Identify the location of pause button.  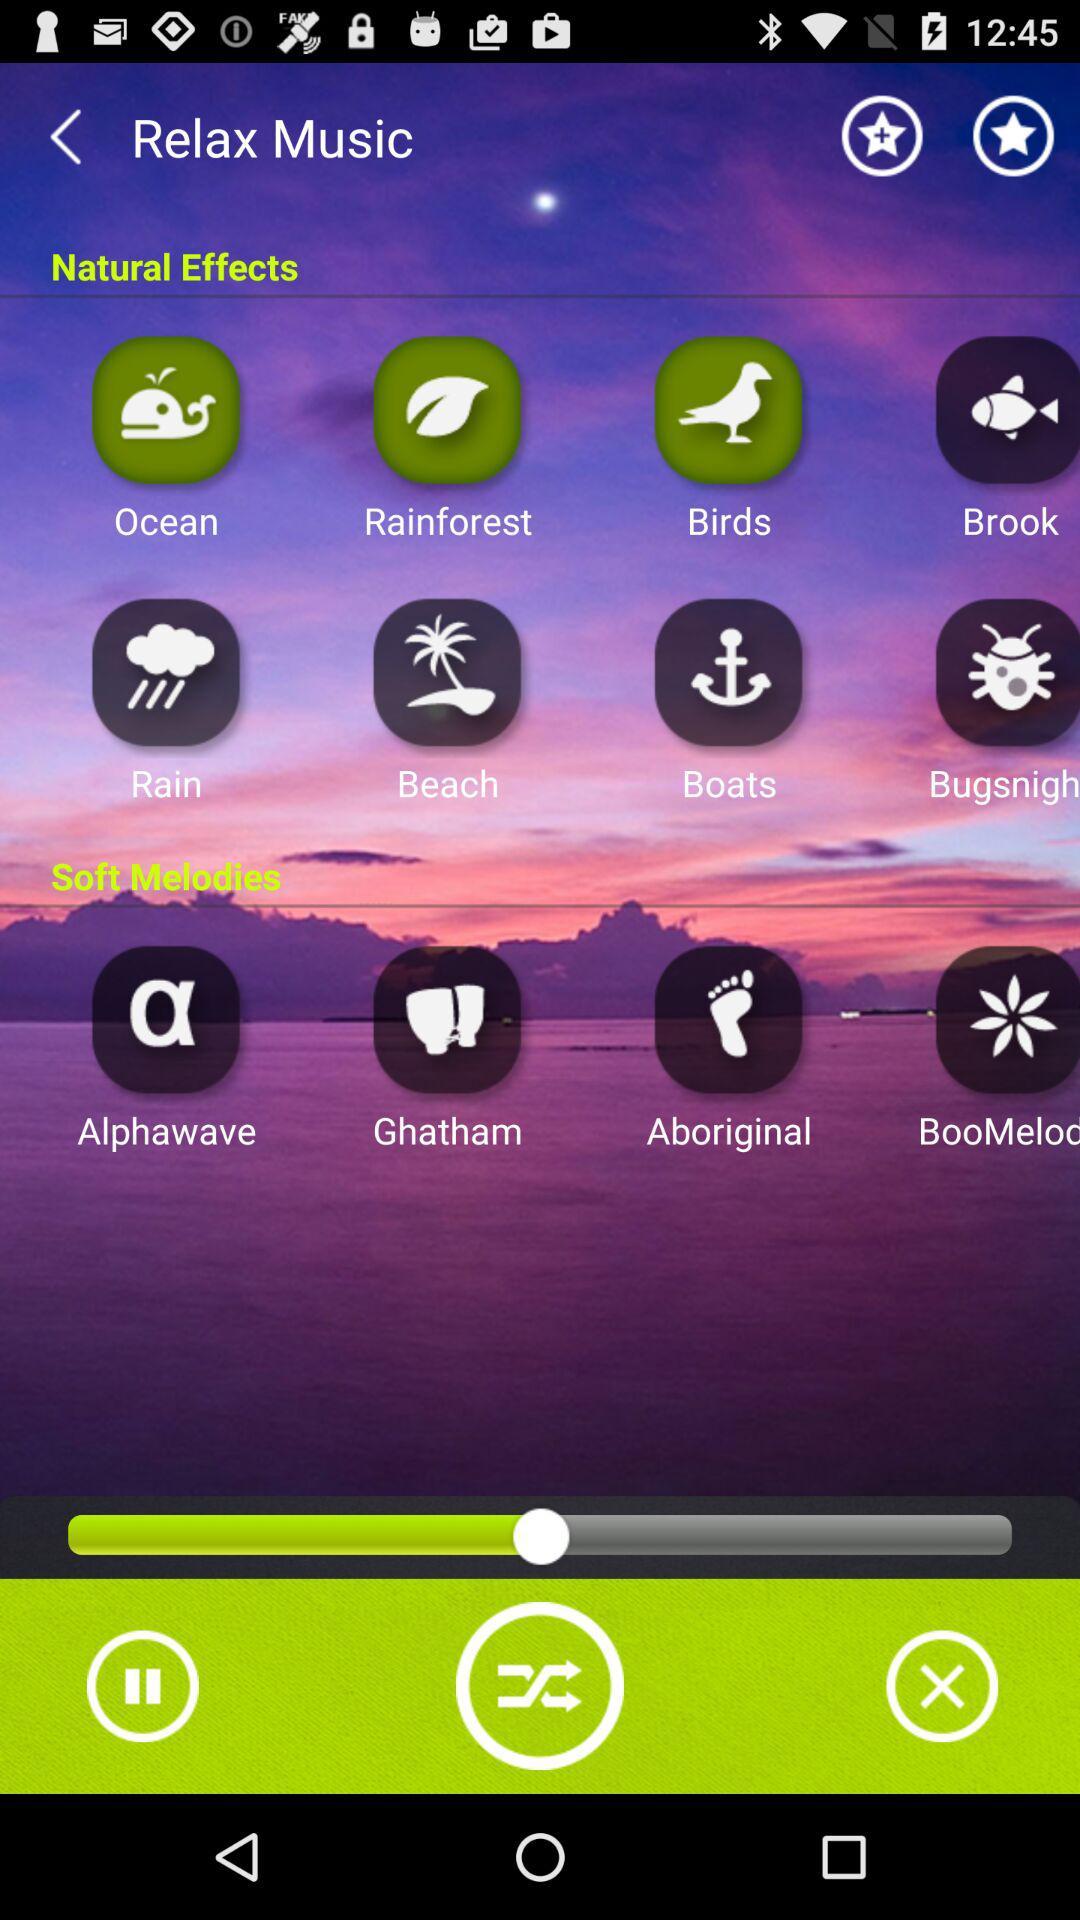
(141, 1685).